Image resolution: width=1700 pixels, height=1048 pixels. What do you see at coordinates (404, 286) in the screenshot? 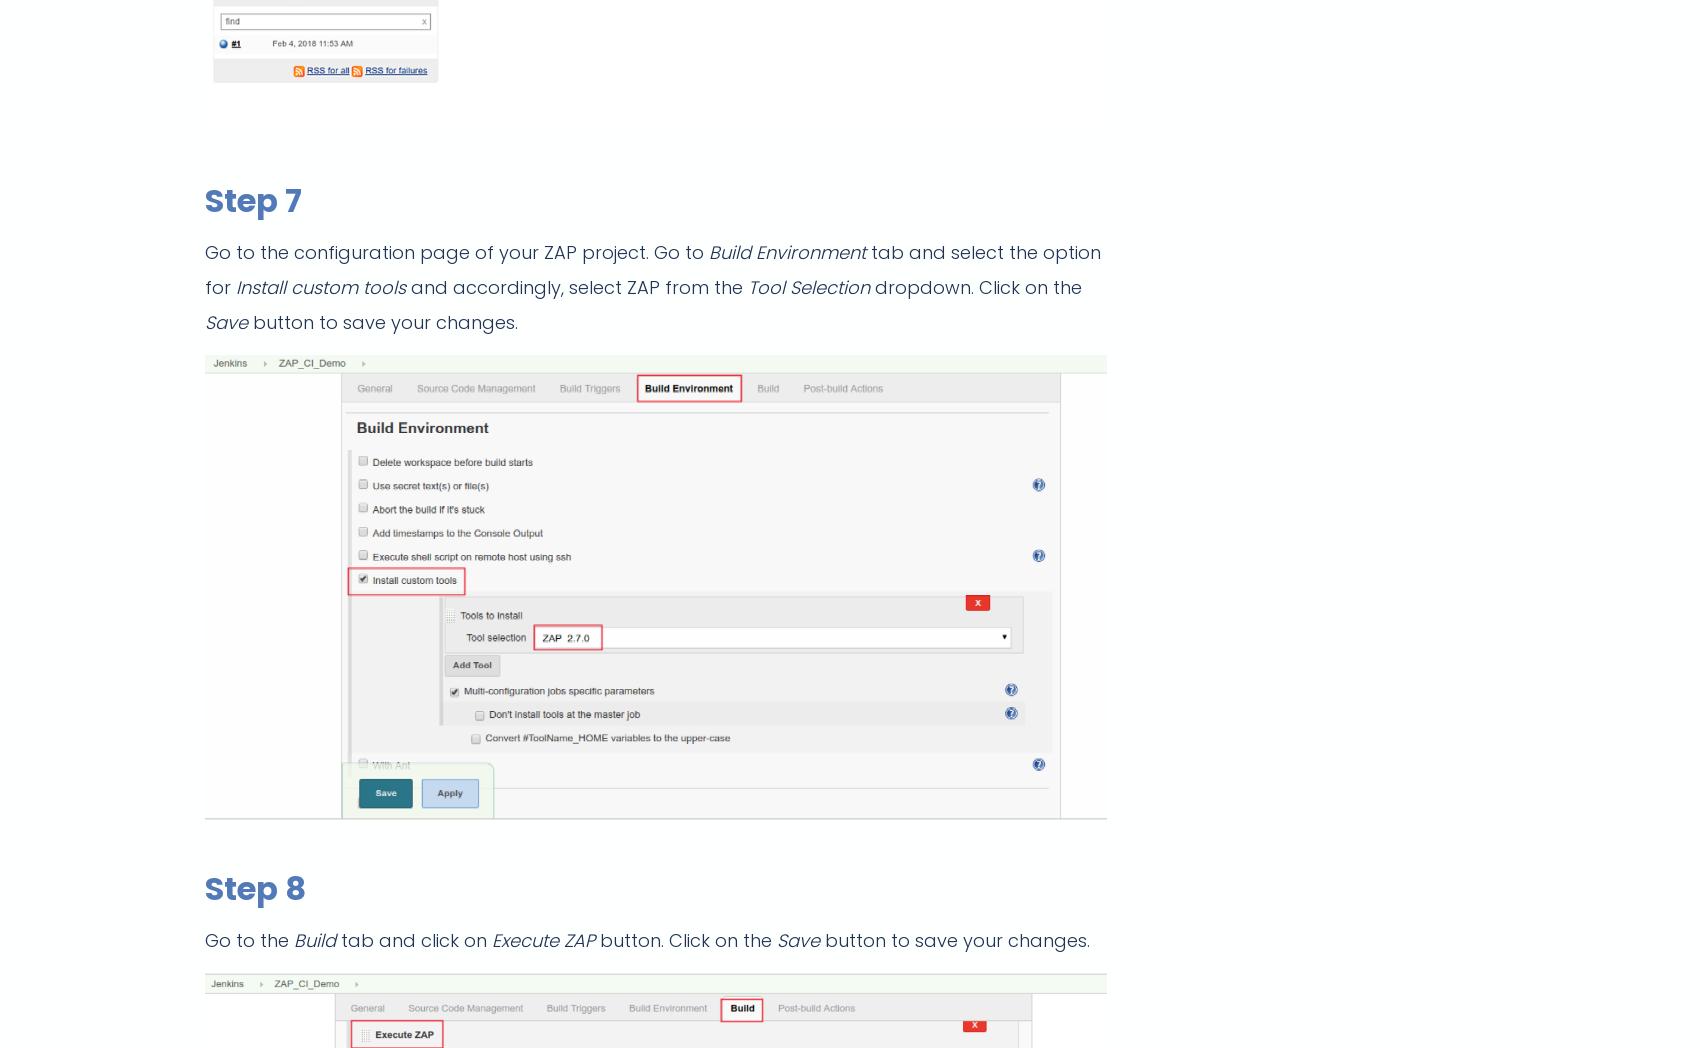
I see `'and accordingly, select ZAP from the'` at bounding box center [404, 286].